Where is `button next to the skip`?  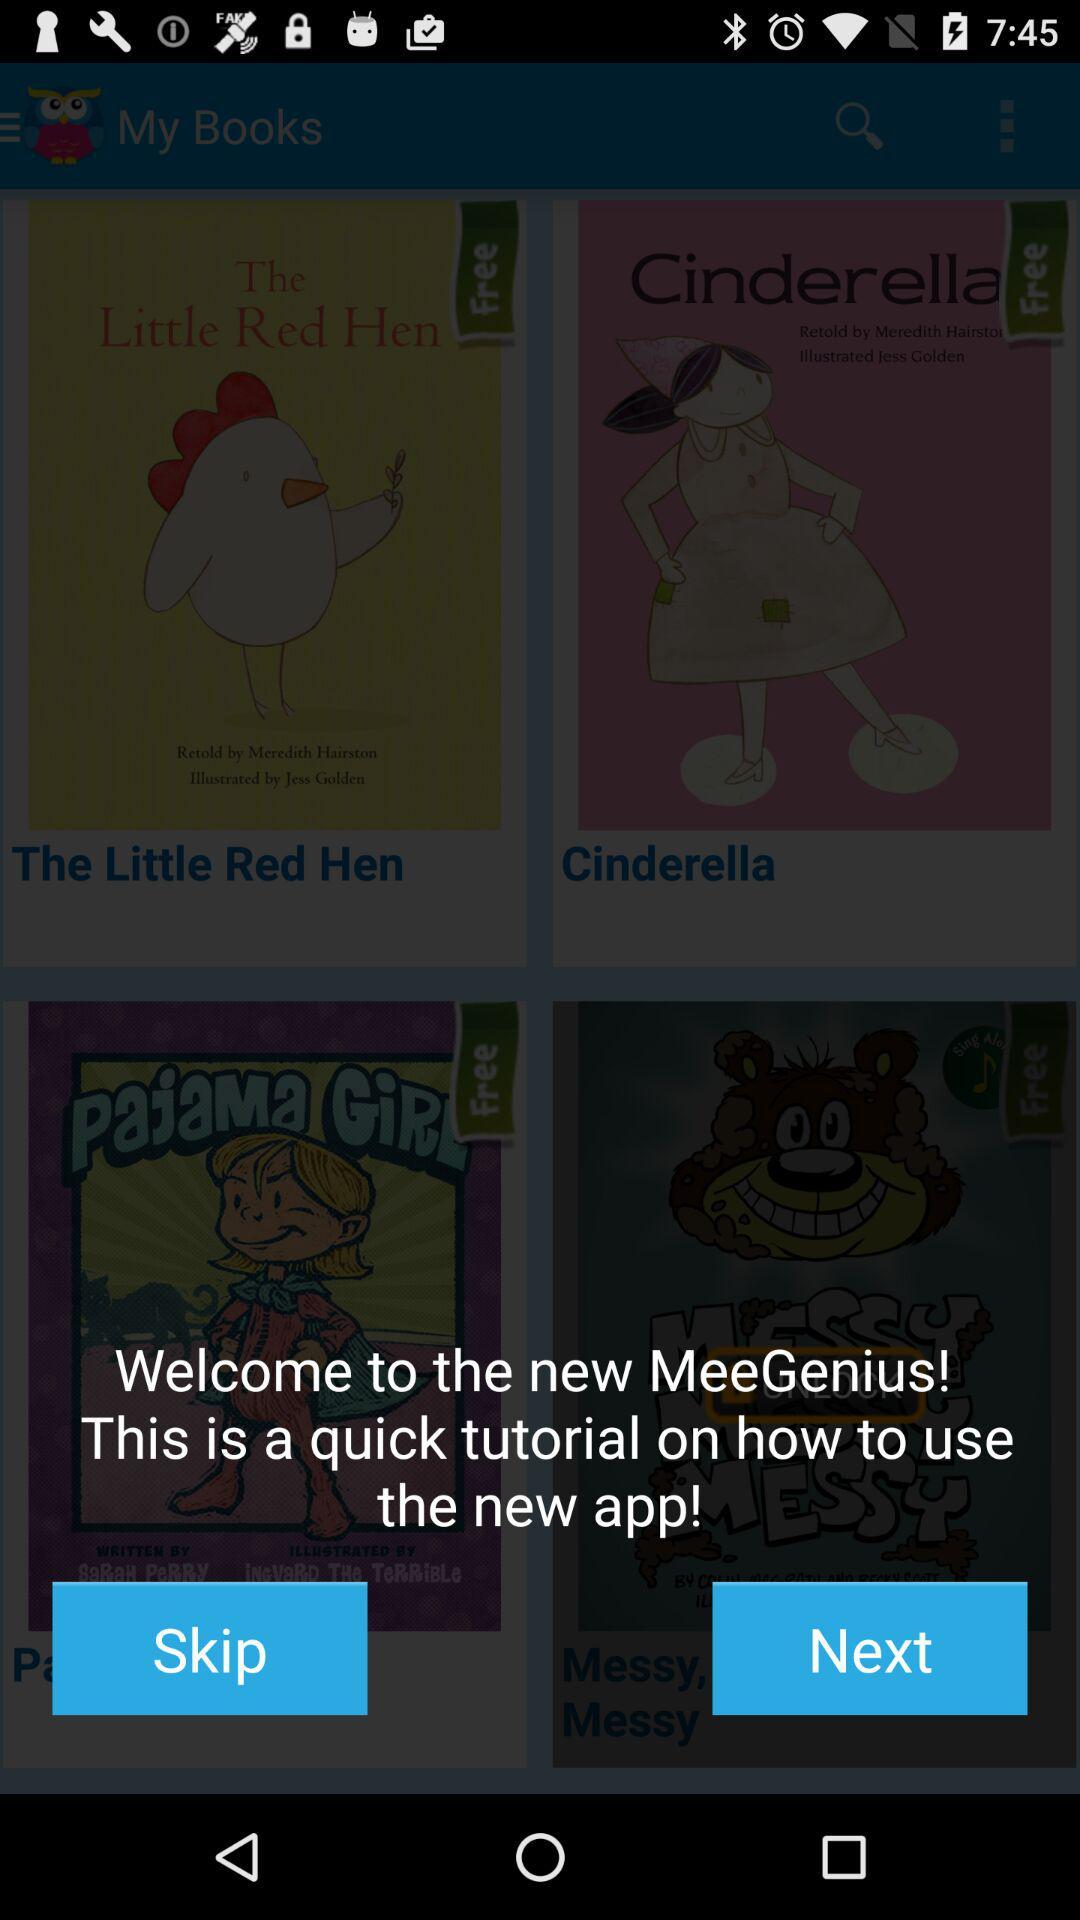 button next to the skip is located at coordinates (869, 1648).